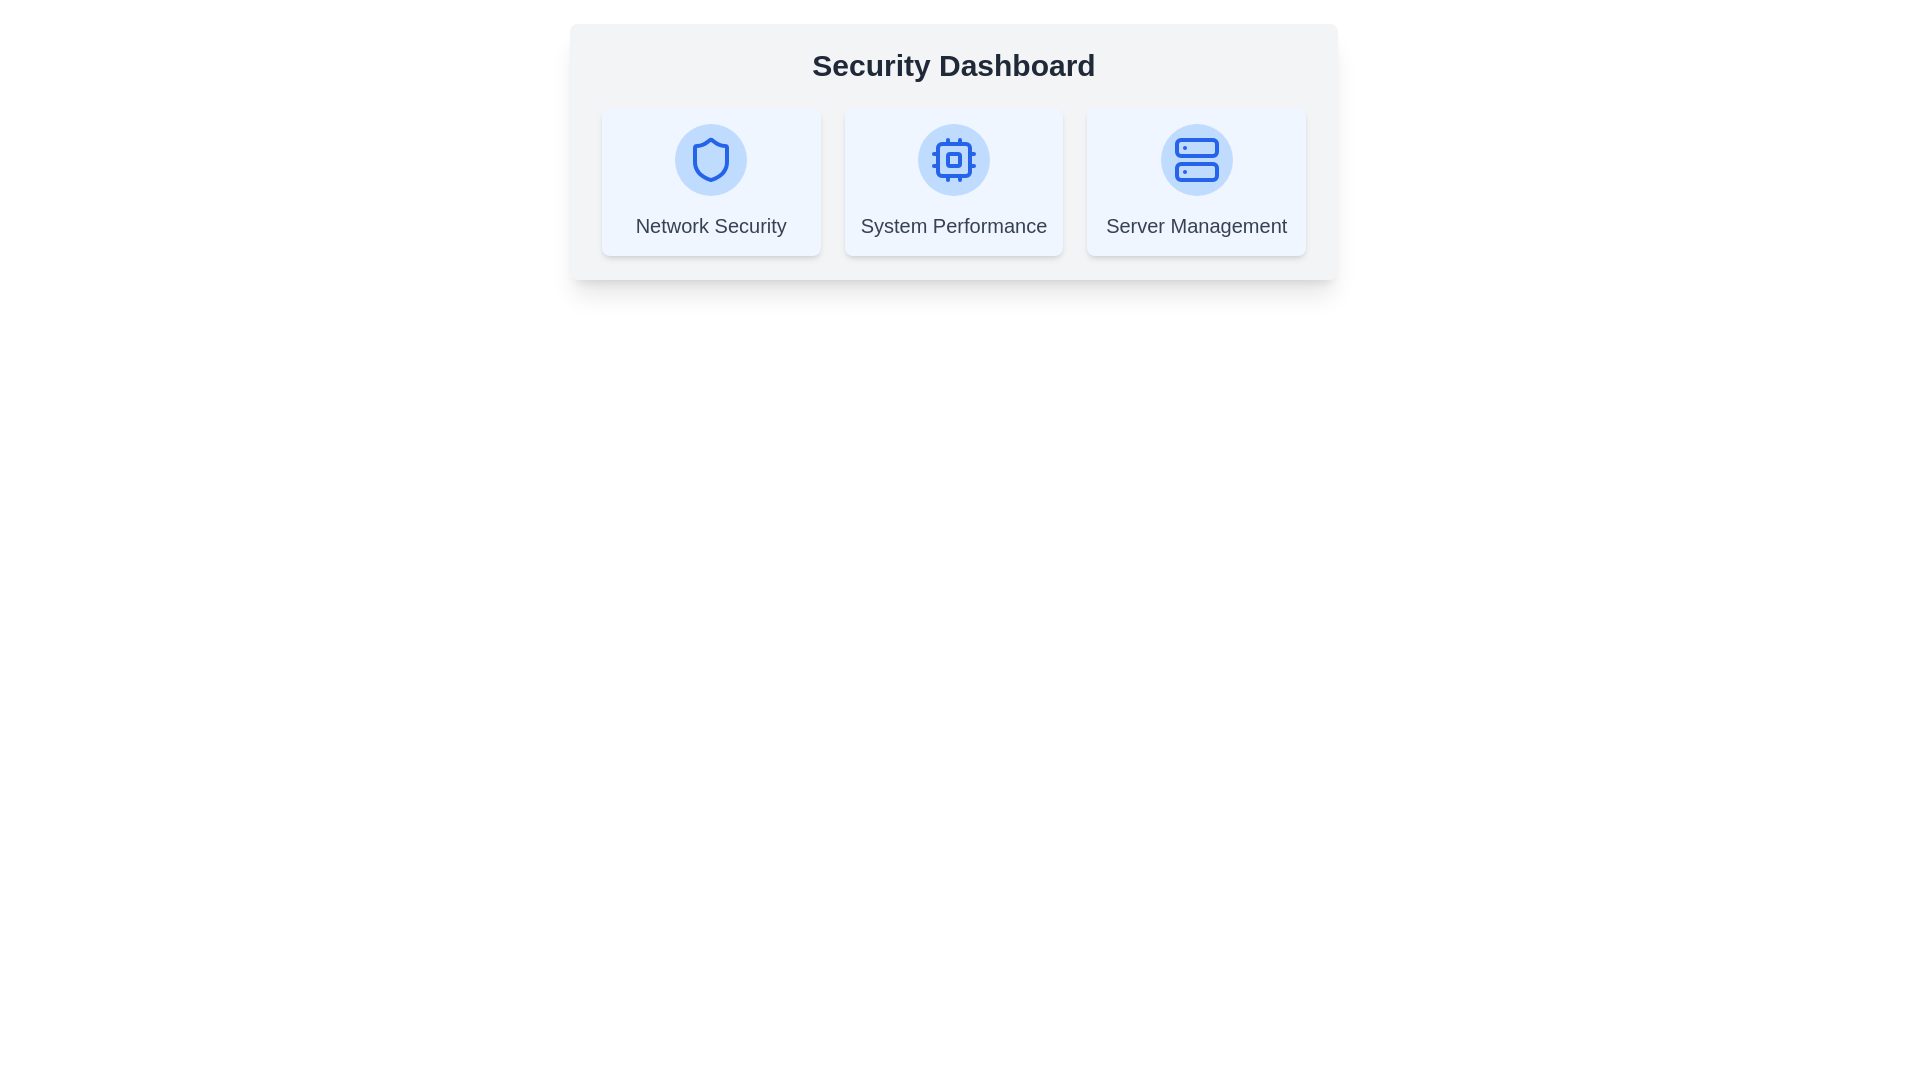  Describe the element at coordinates (1196, 171) in the screenshot. I see `the bottom rectangular component with a blue fill within the 'Server Management' icon, which is located below the dashboard header` at that location.